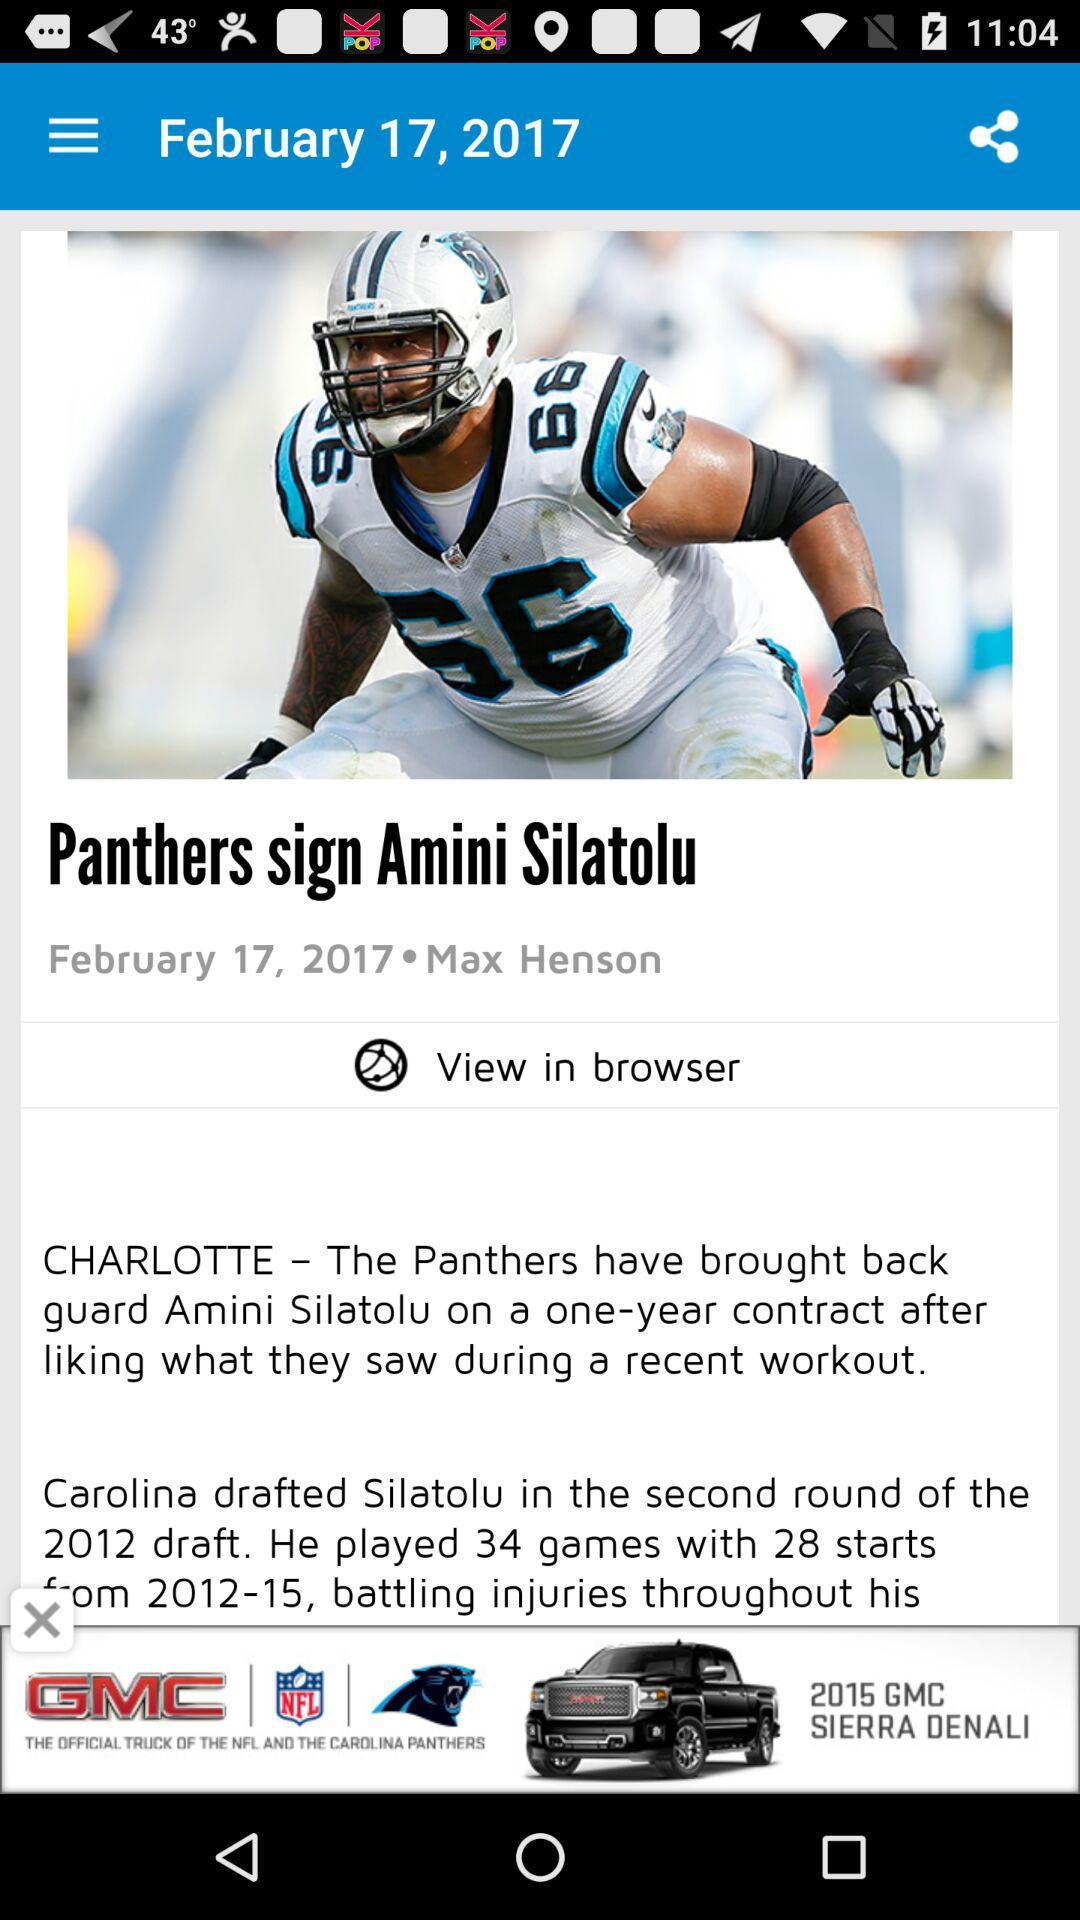 This screenshot has width=1080, height=1920. I want to click on screen page, so click(540, 1464).